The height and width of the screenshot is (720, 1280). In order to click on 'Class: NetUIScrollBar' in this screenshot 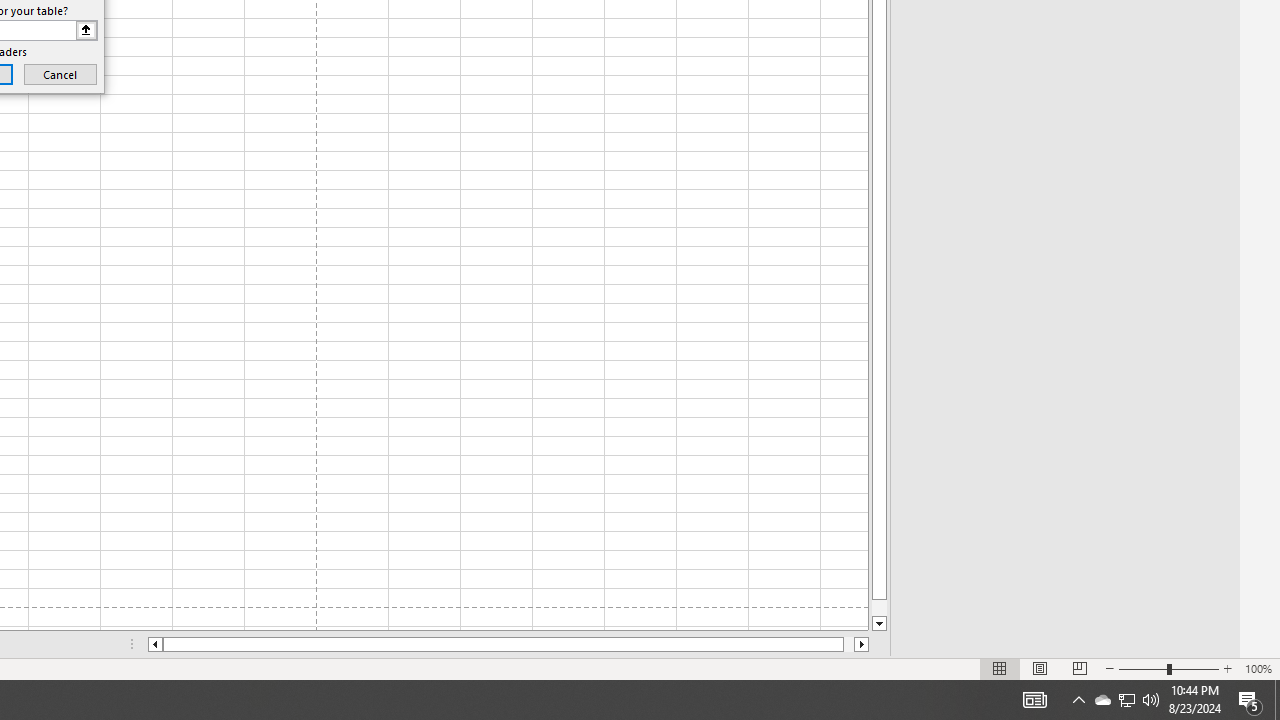, I will do `click(508, 644)`.